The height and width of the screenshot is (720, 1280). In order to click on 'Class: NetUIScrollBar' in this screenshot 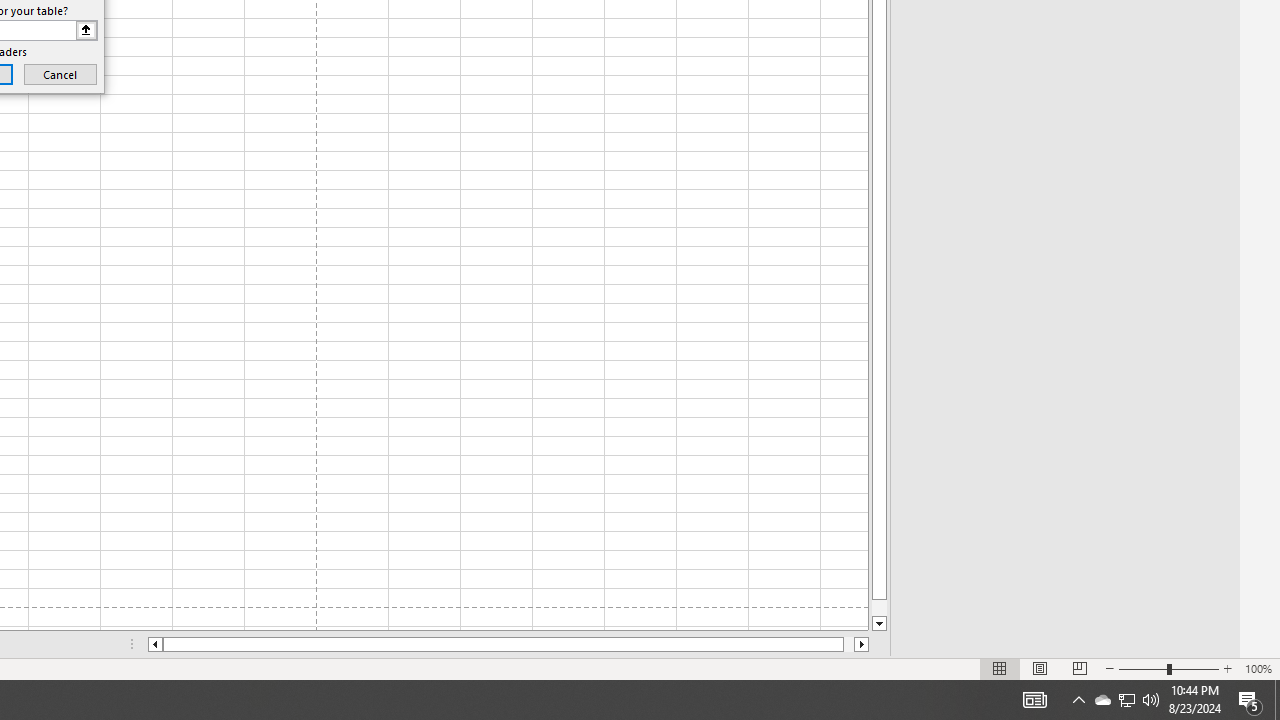, I will do `click(508, 644)`.